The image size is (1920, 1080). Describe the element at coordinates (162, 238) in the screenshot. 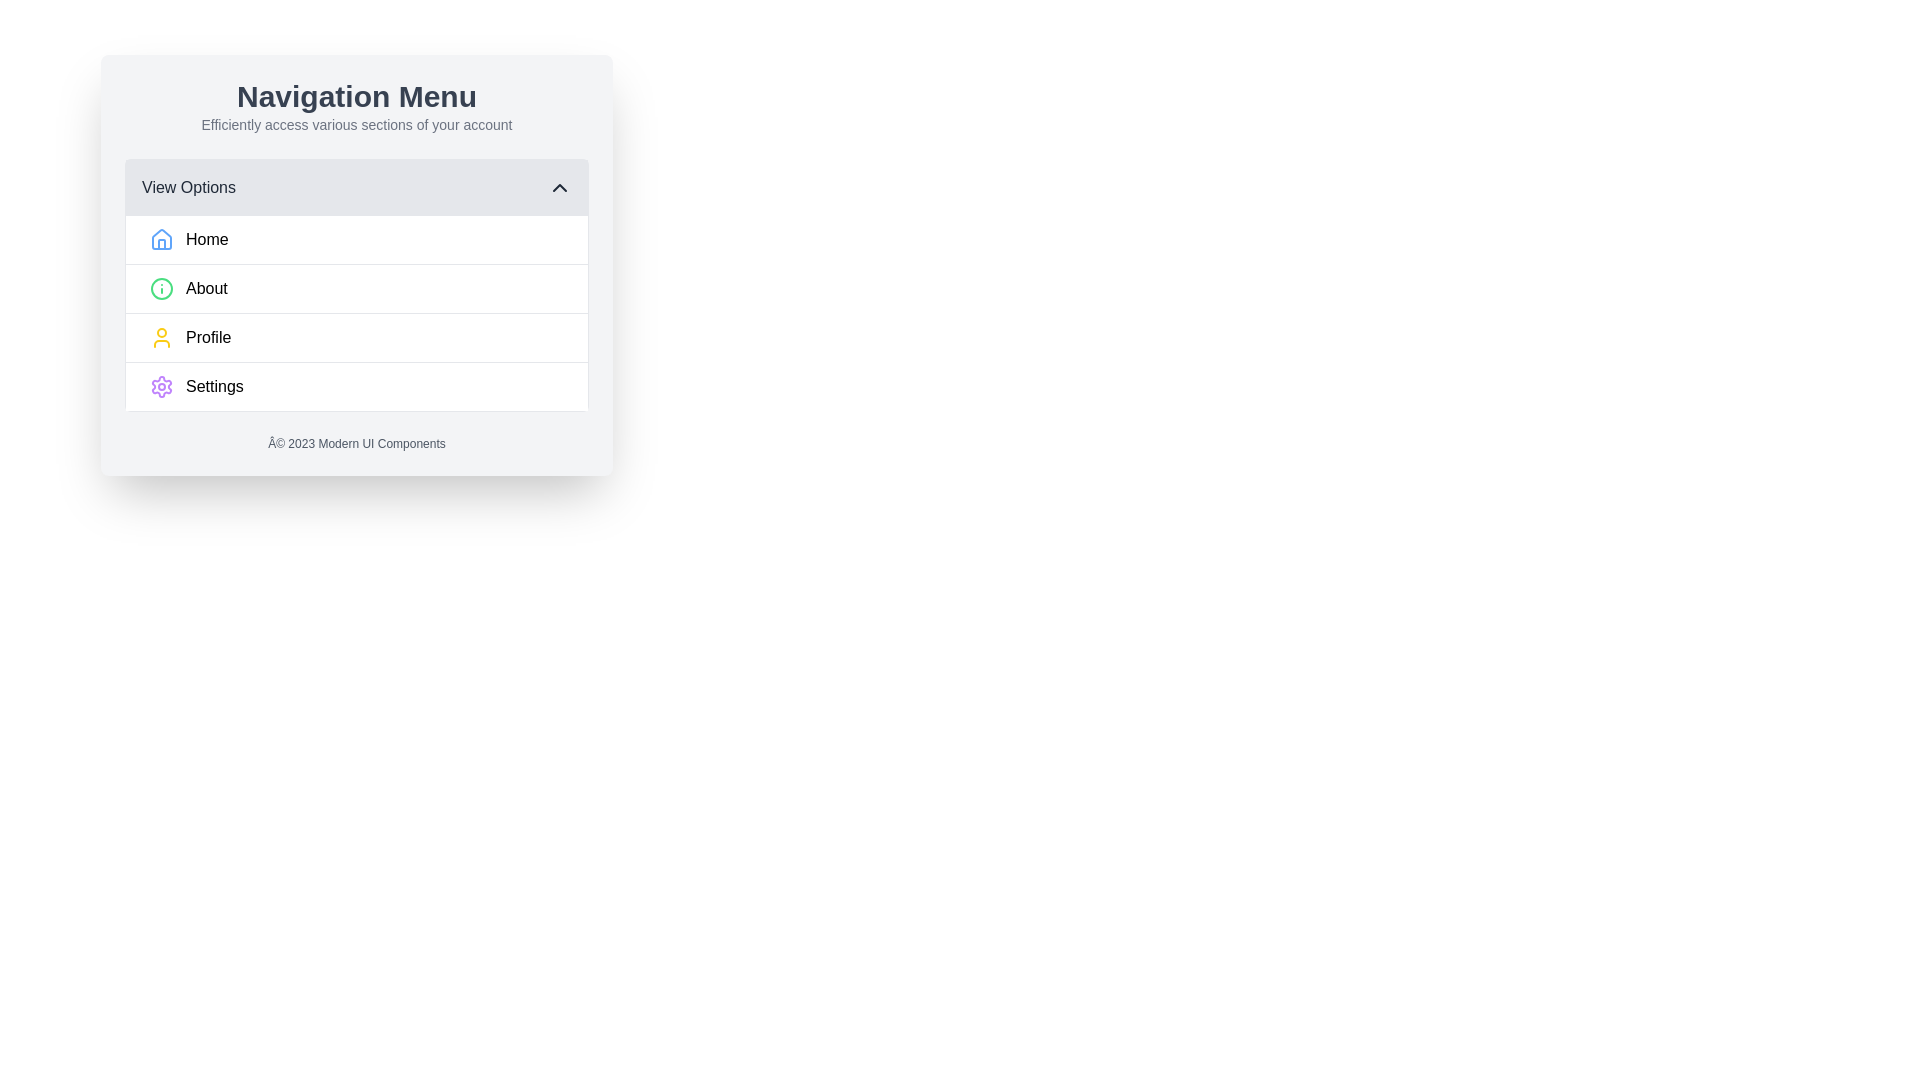

I see `the 'Home' icon in the navigation menu, which is the first item and is located directly to the left of the text label 'Home'` at that location.